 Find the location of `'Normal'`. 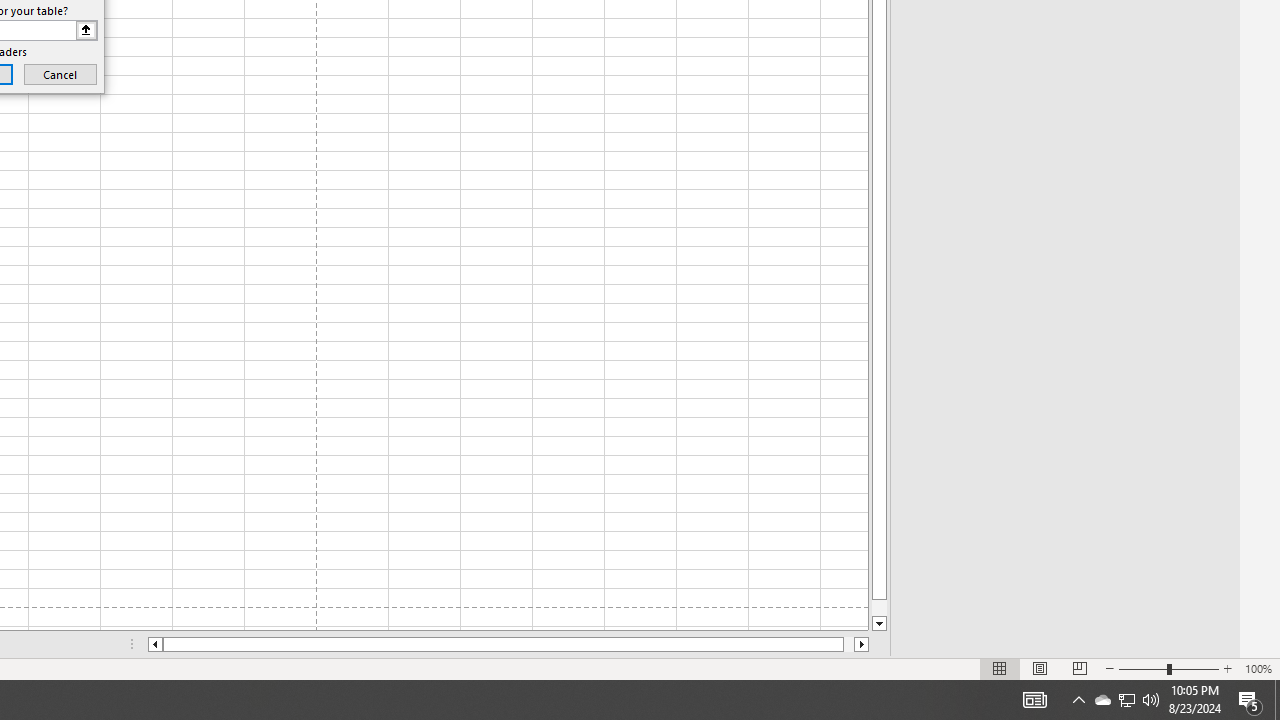

'Normal' is located at coordinates (1000, 669).